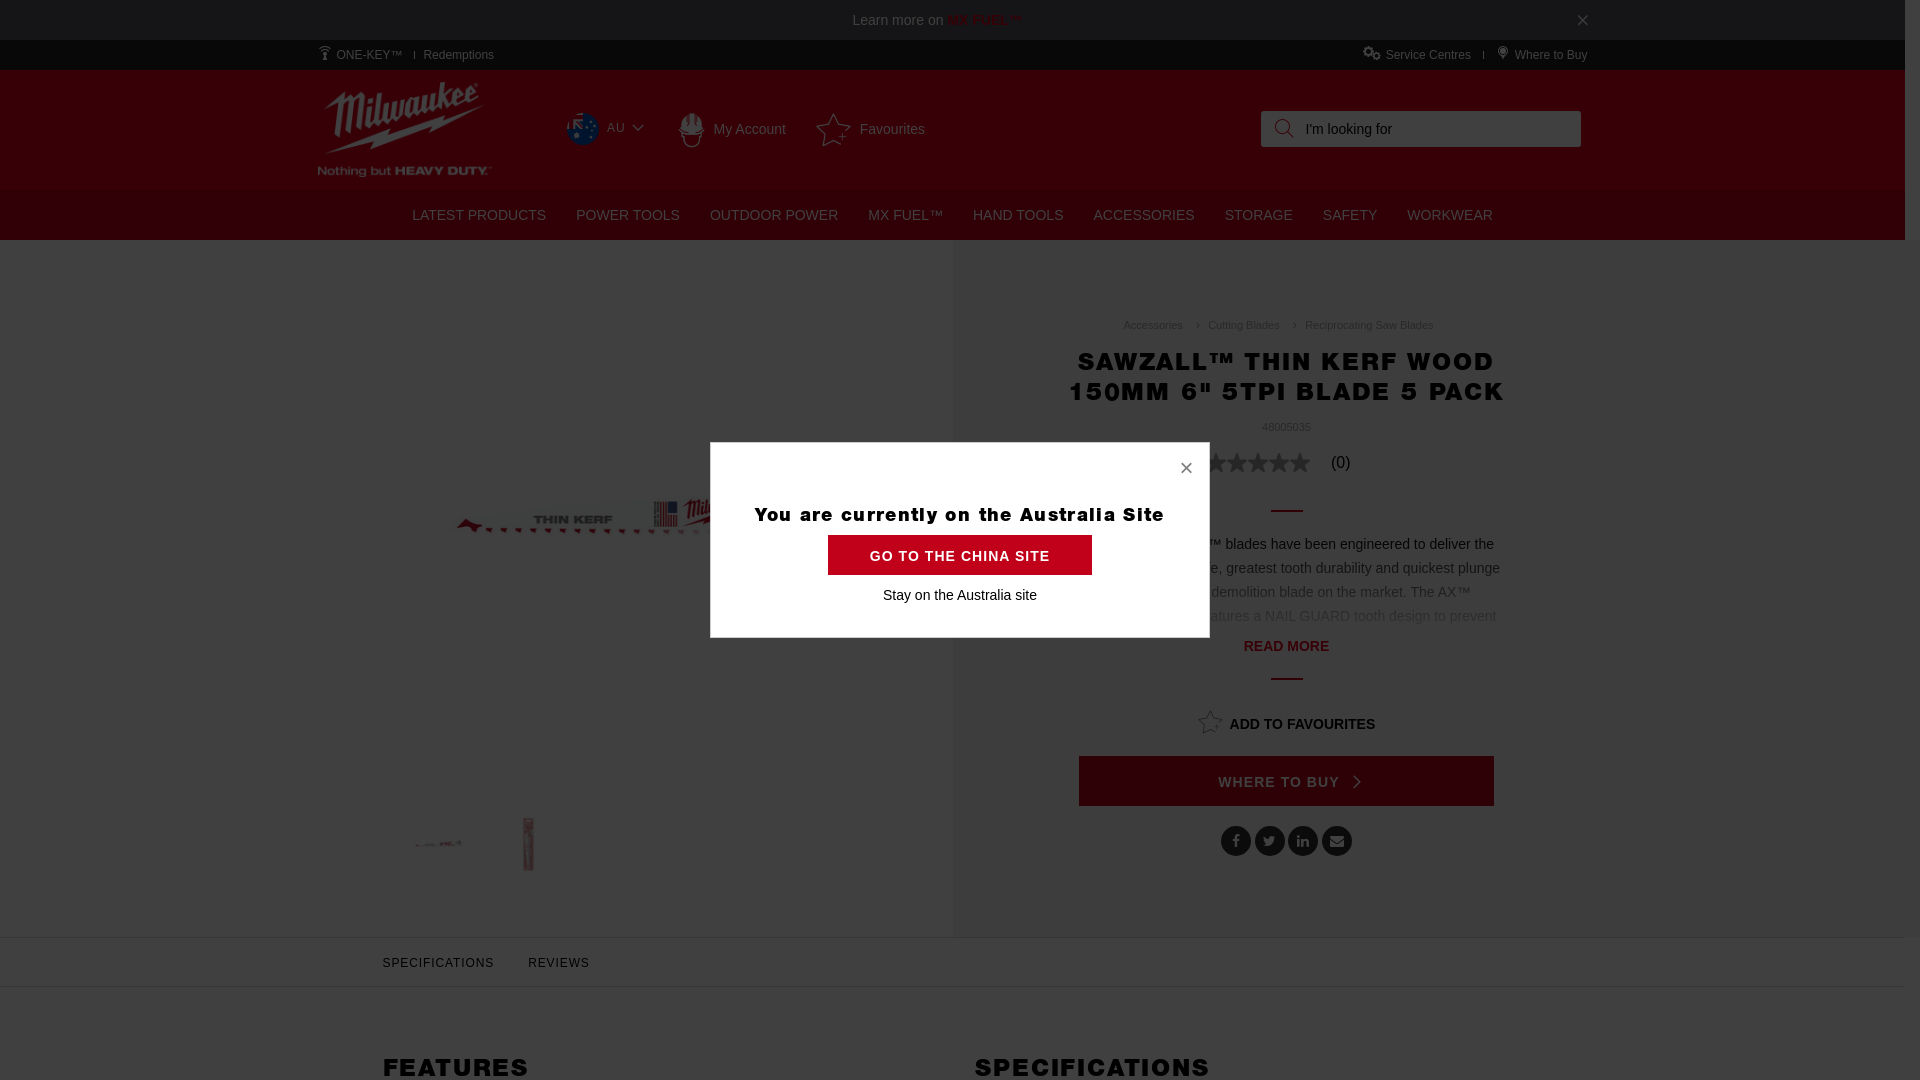 The width and height of the screenshot is (1920, 1080). What do you see at coordinates (1286, 645) in the screenshot?
I see `'READ MORE'` at bounding box center [1286, 645].